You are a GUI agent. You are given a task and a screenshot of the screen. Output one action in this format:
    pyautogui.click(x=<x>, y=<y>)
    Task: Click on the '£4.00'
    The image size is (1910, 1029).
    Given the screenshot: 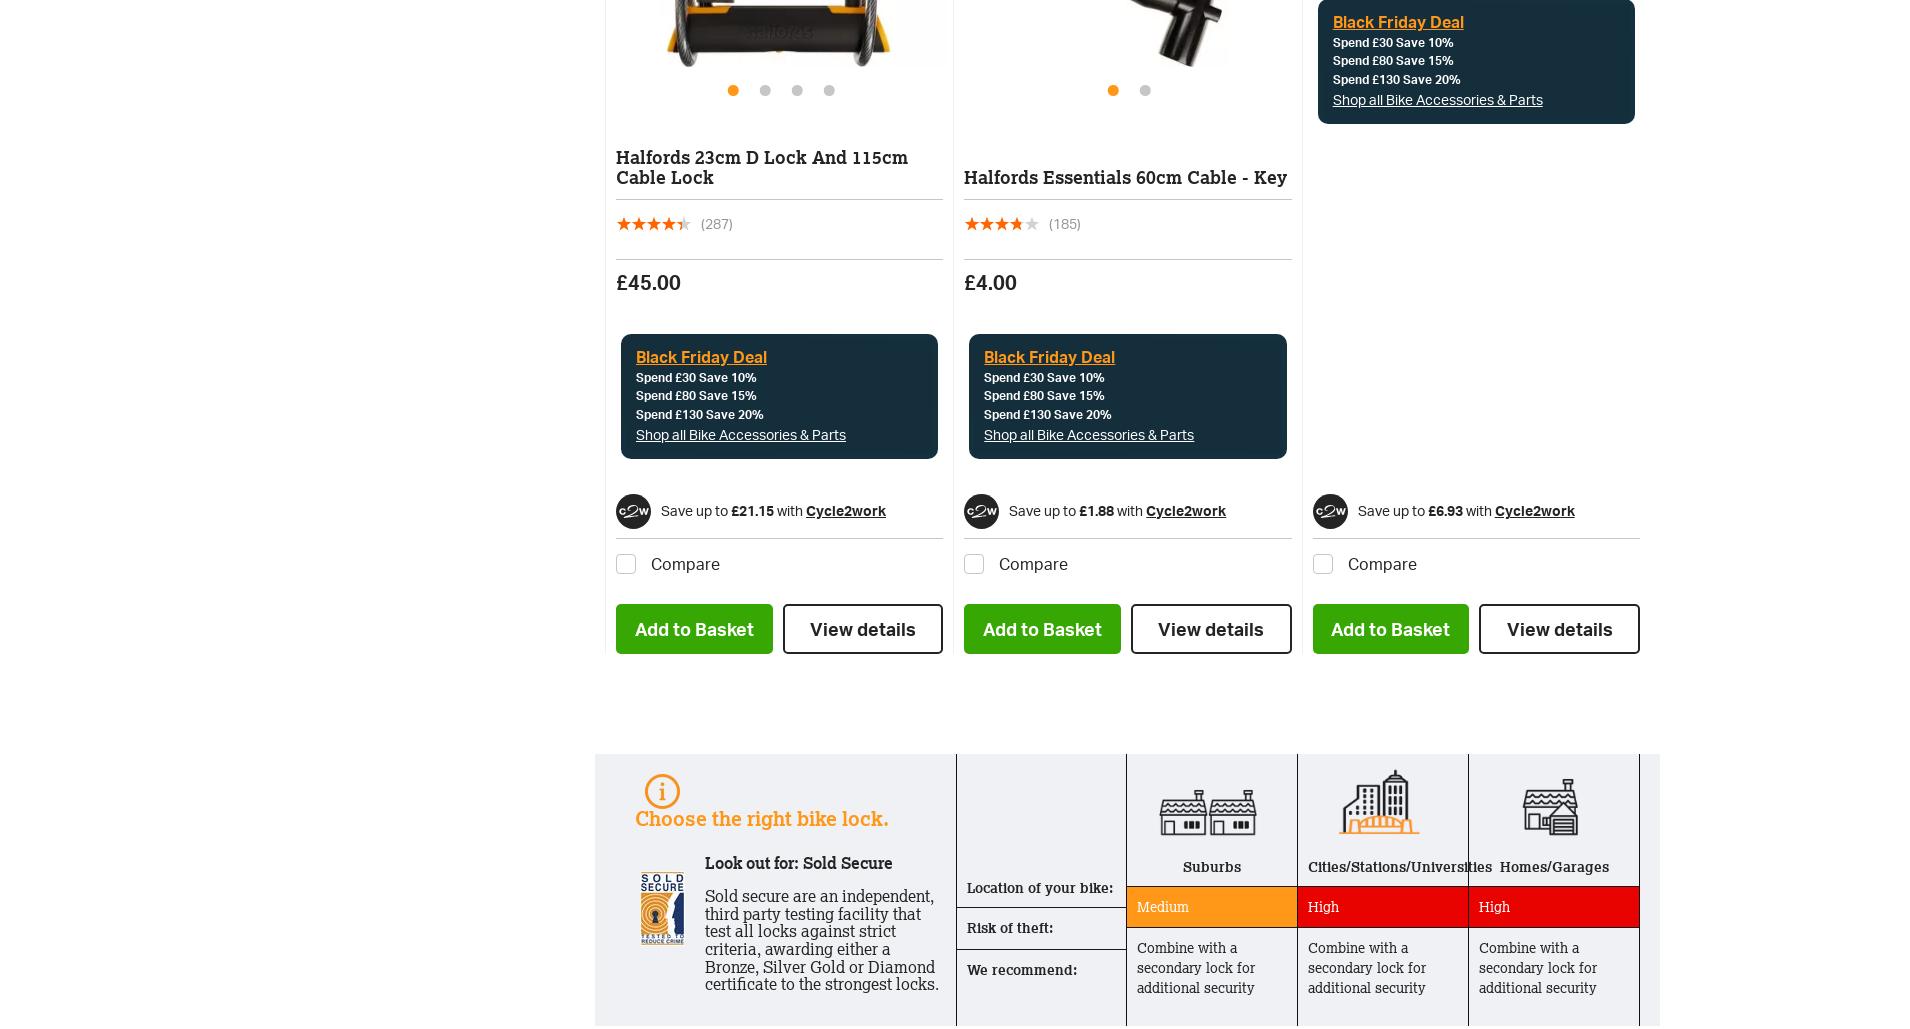 What is the action you would take?
    pyautogui.click(x=989, y=280)
    